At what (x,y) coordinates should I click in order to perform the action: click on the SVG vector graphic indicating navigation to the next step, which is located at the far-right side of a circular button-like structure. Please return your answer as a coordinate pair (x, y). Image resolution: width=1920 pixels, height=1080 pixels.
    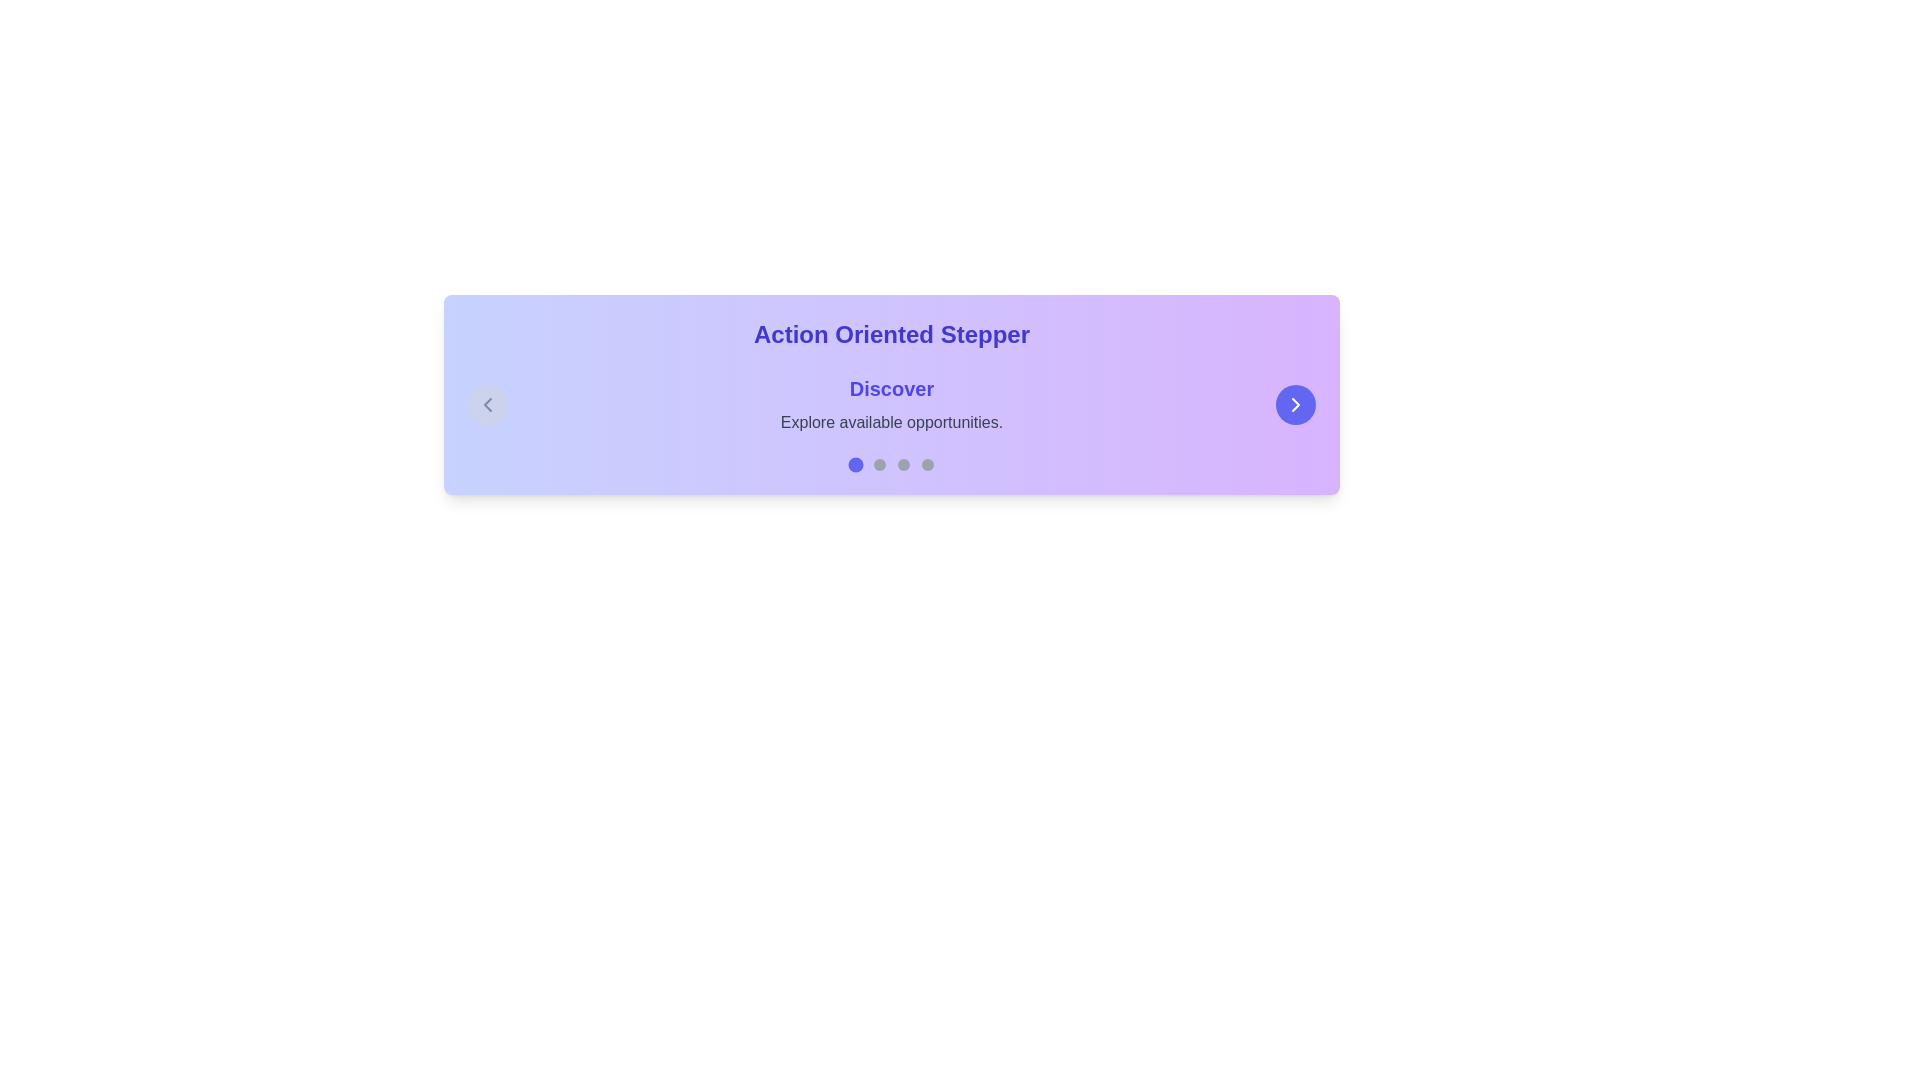
    Looking at the image, I should click on (1296, 405).